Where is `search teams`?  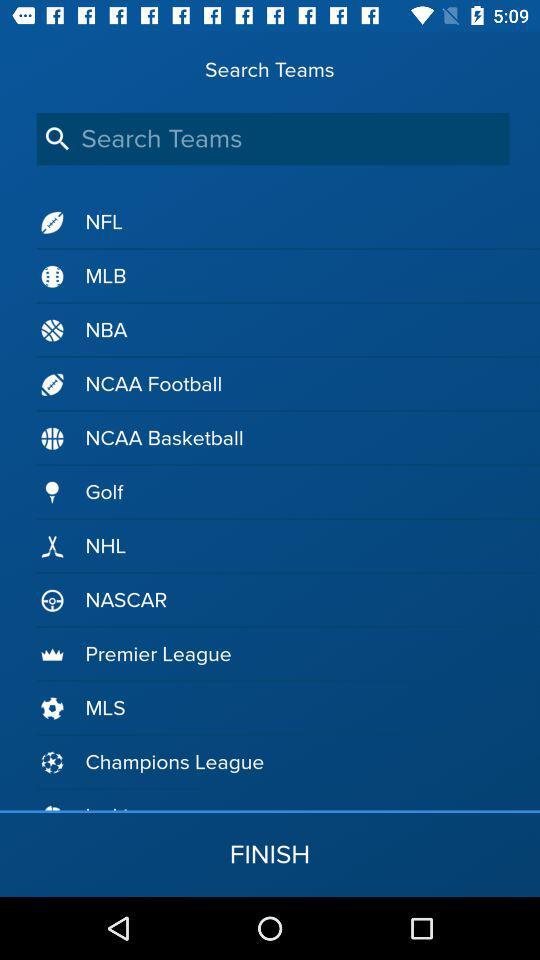 search teams is located at coordinates (272, 138).